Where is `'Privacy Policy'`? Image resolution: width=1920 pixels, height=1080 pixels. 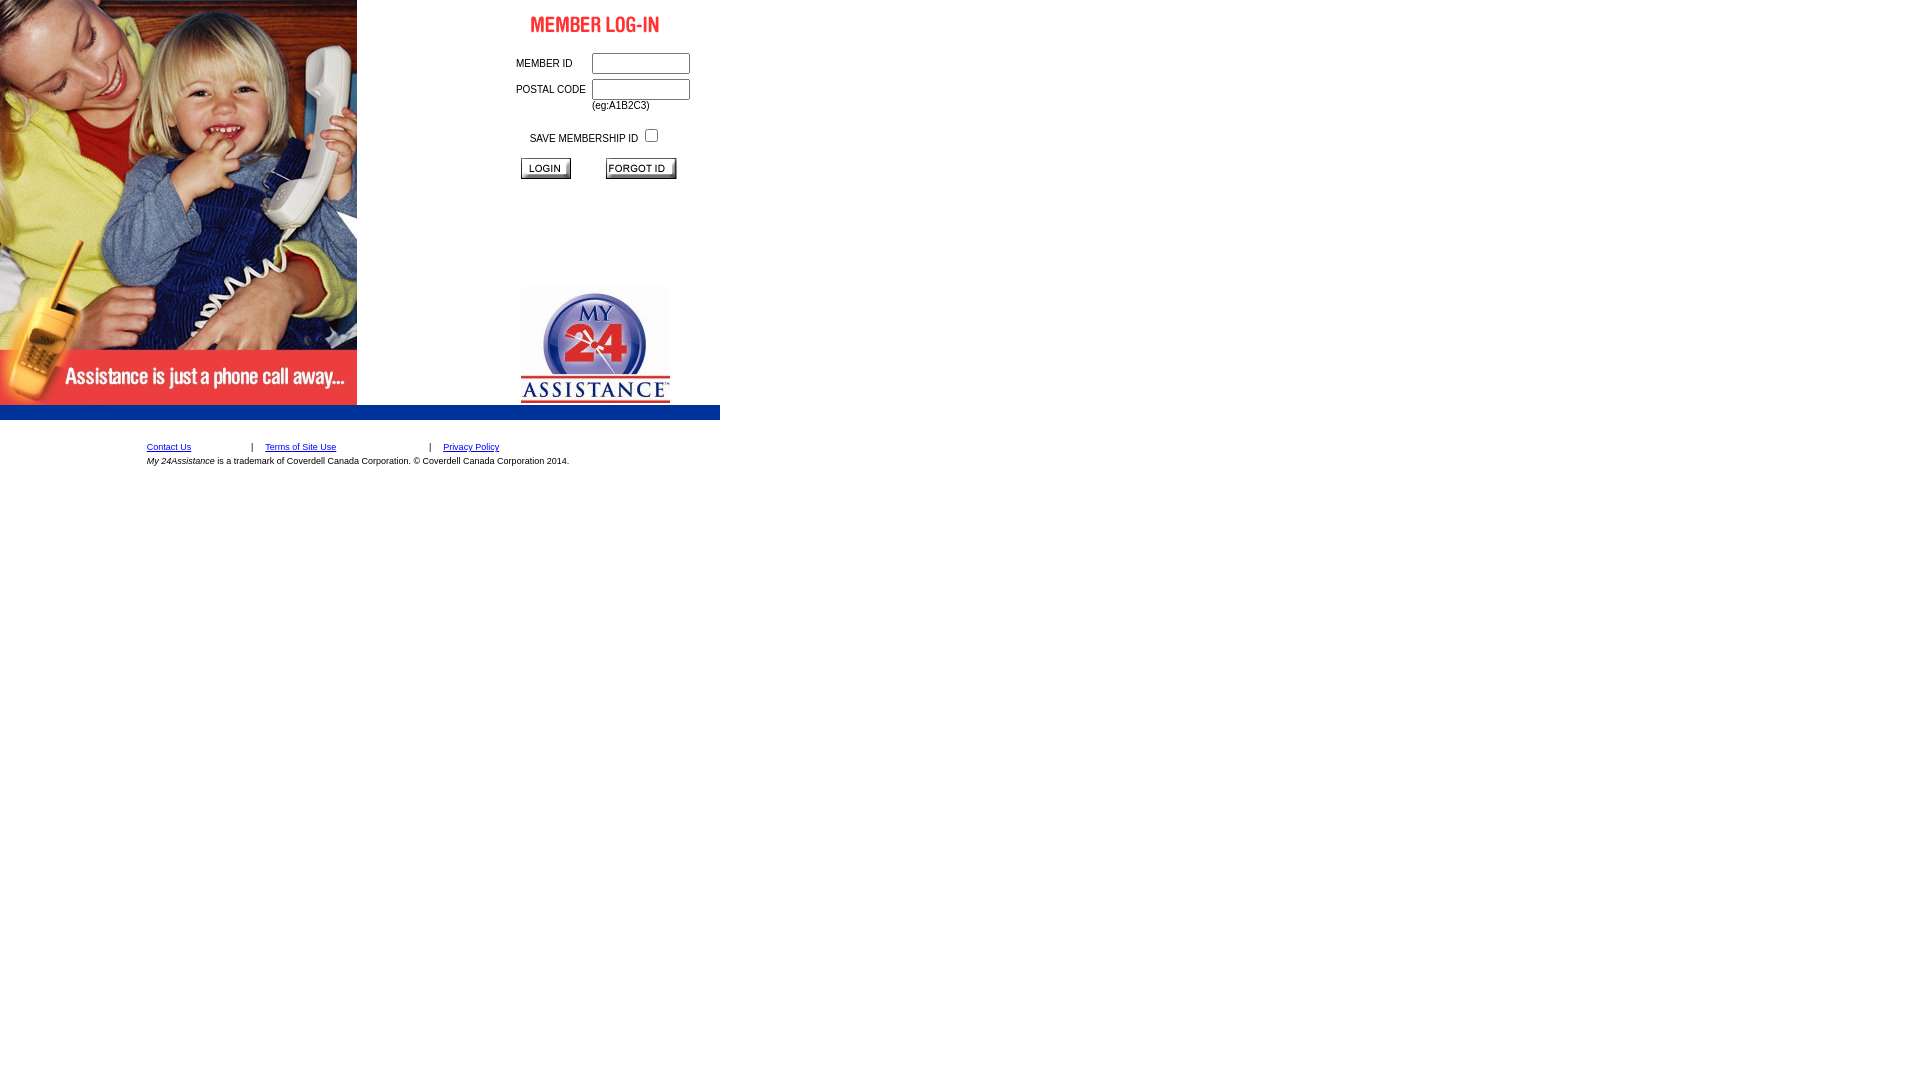 'Privacy Policy' is located at coordinates (470, 446).